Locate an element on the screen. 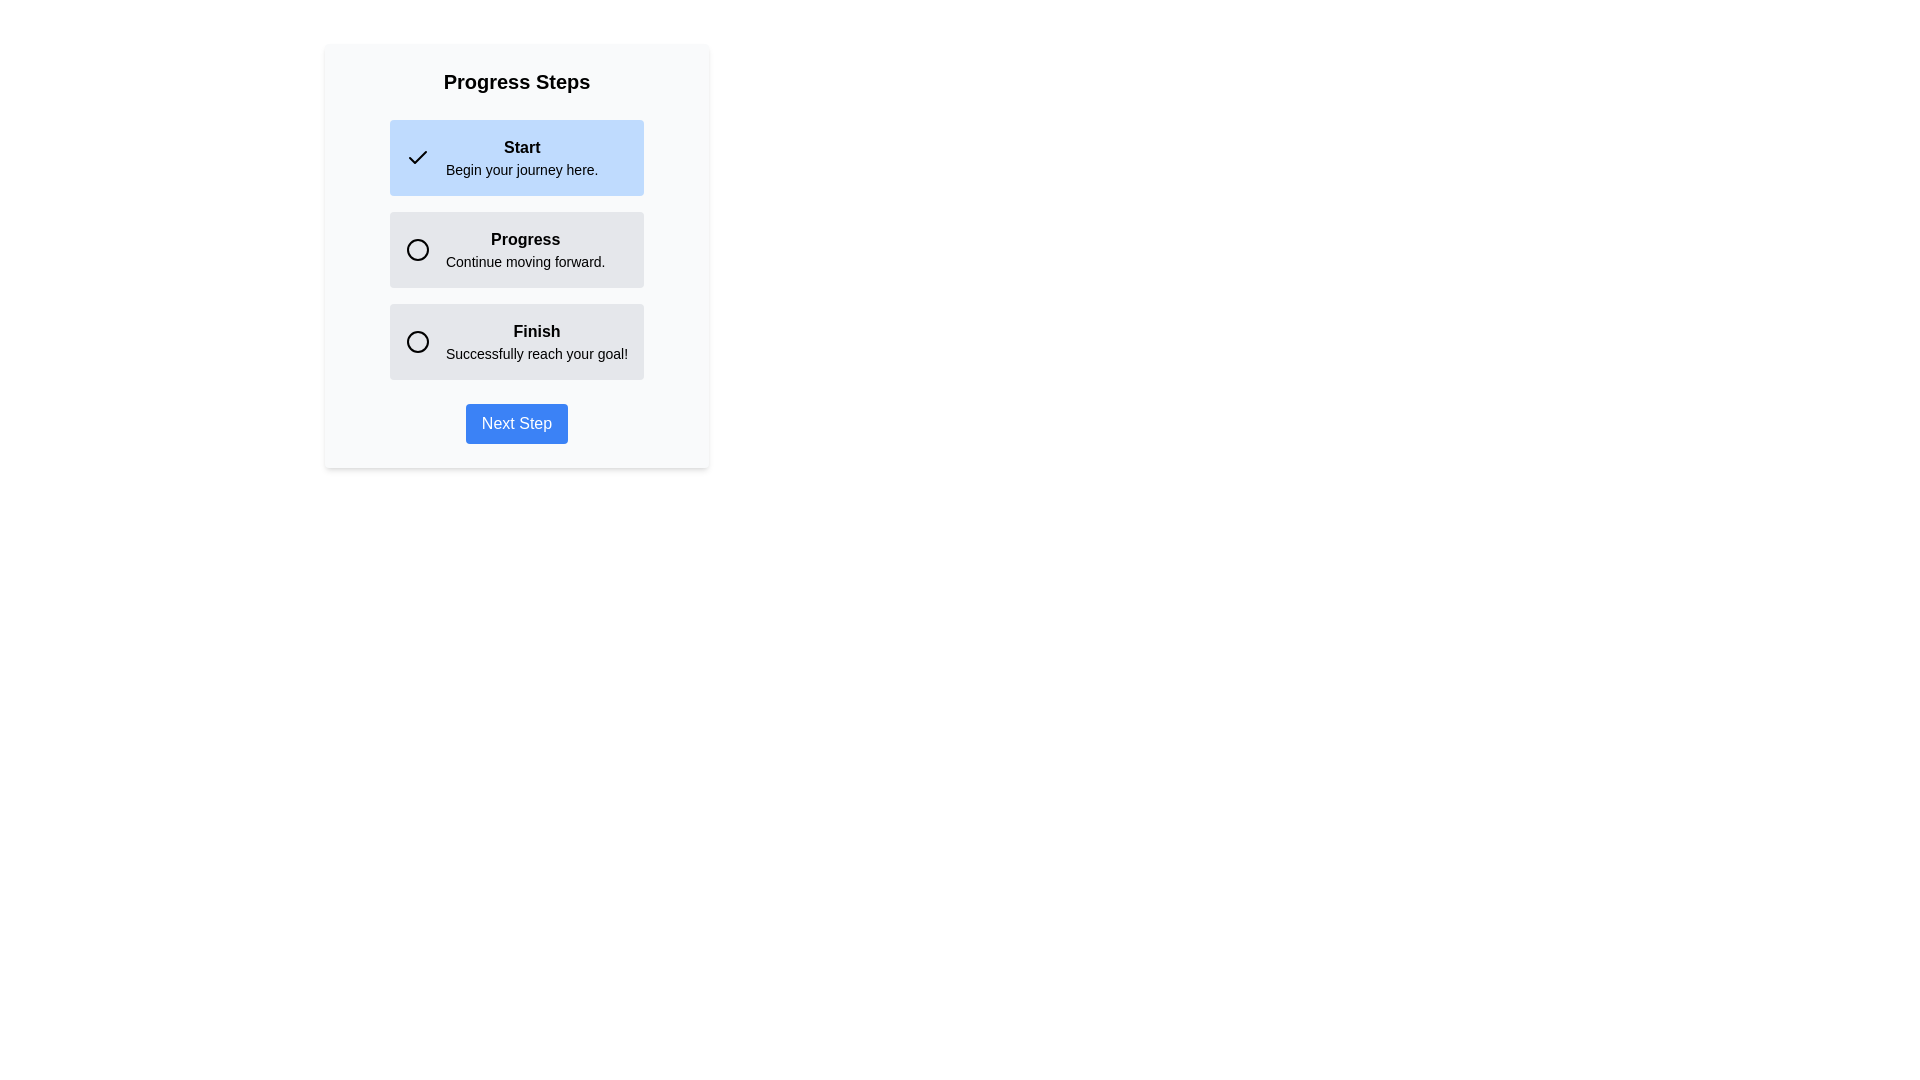 The width and height of the screenshot is (1920, 1080). the Text Label that indicates the first step in the 'Progress Steps' sequence, positioned above the subtitle 'Begin your journey here.' is located at coordinates (522, 146).